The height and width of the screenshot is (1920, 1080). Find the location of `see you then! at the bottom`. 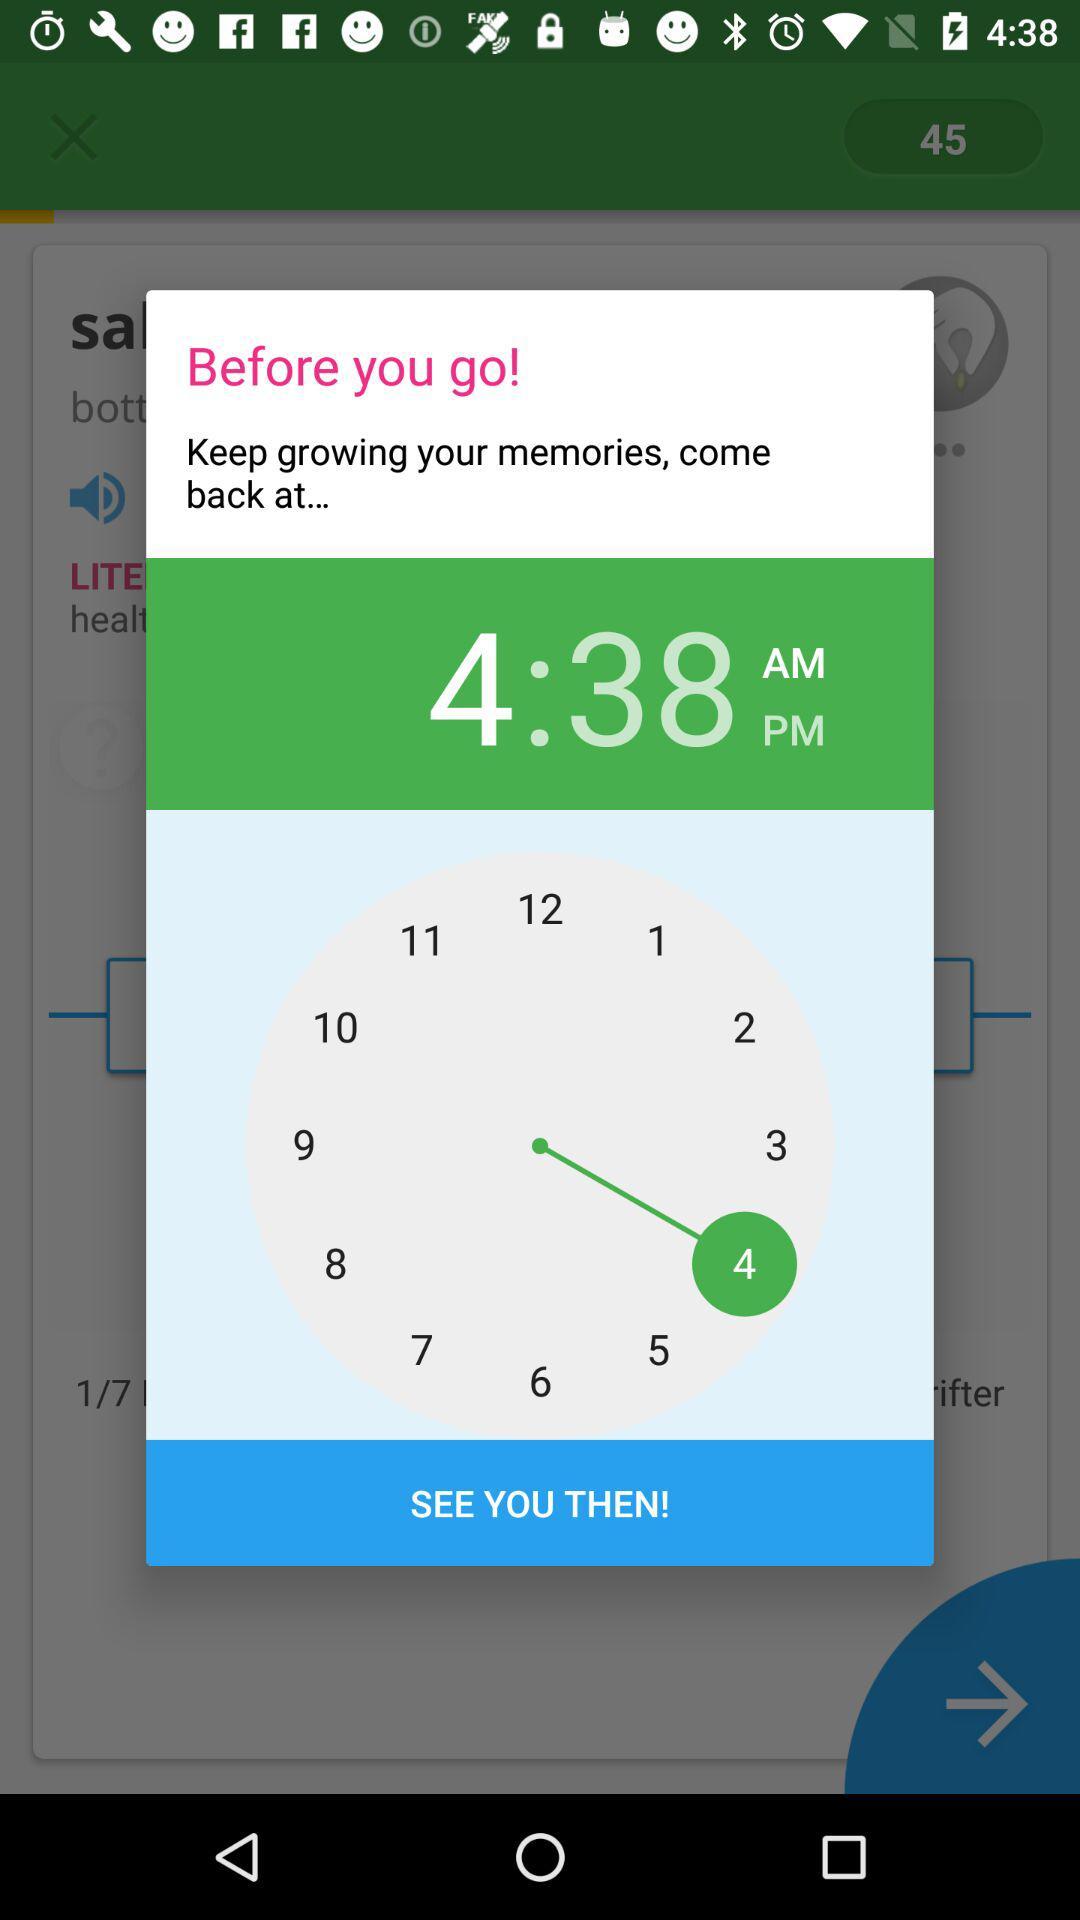

see you then! at the bottom is located at coordinates (540, 1502).